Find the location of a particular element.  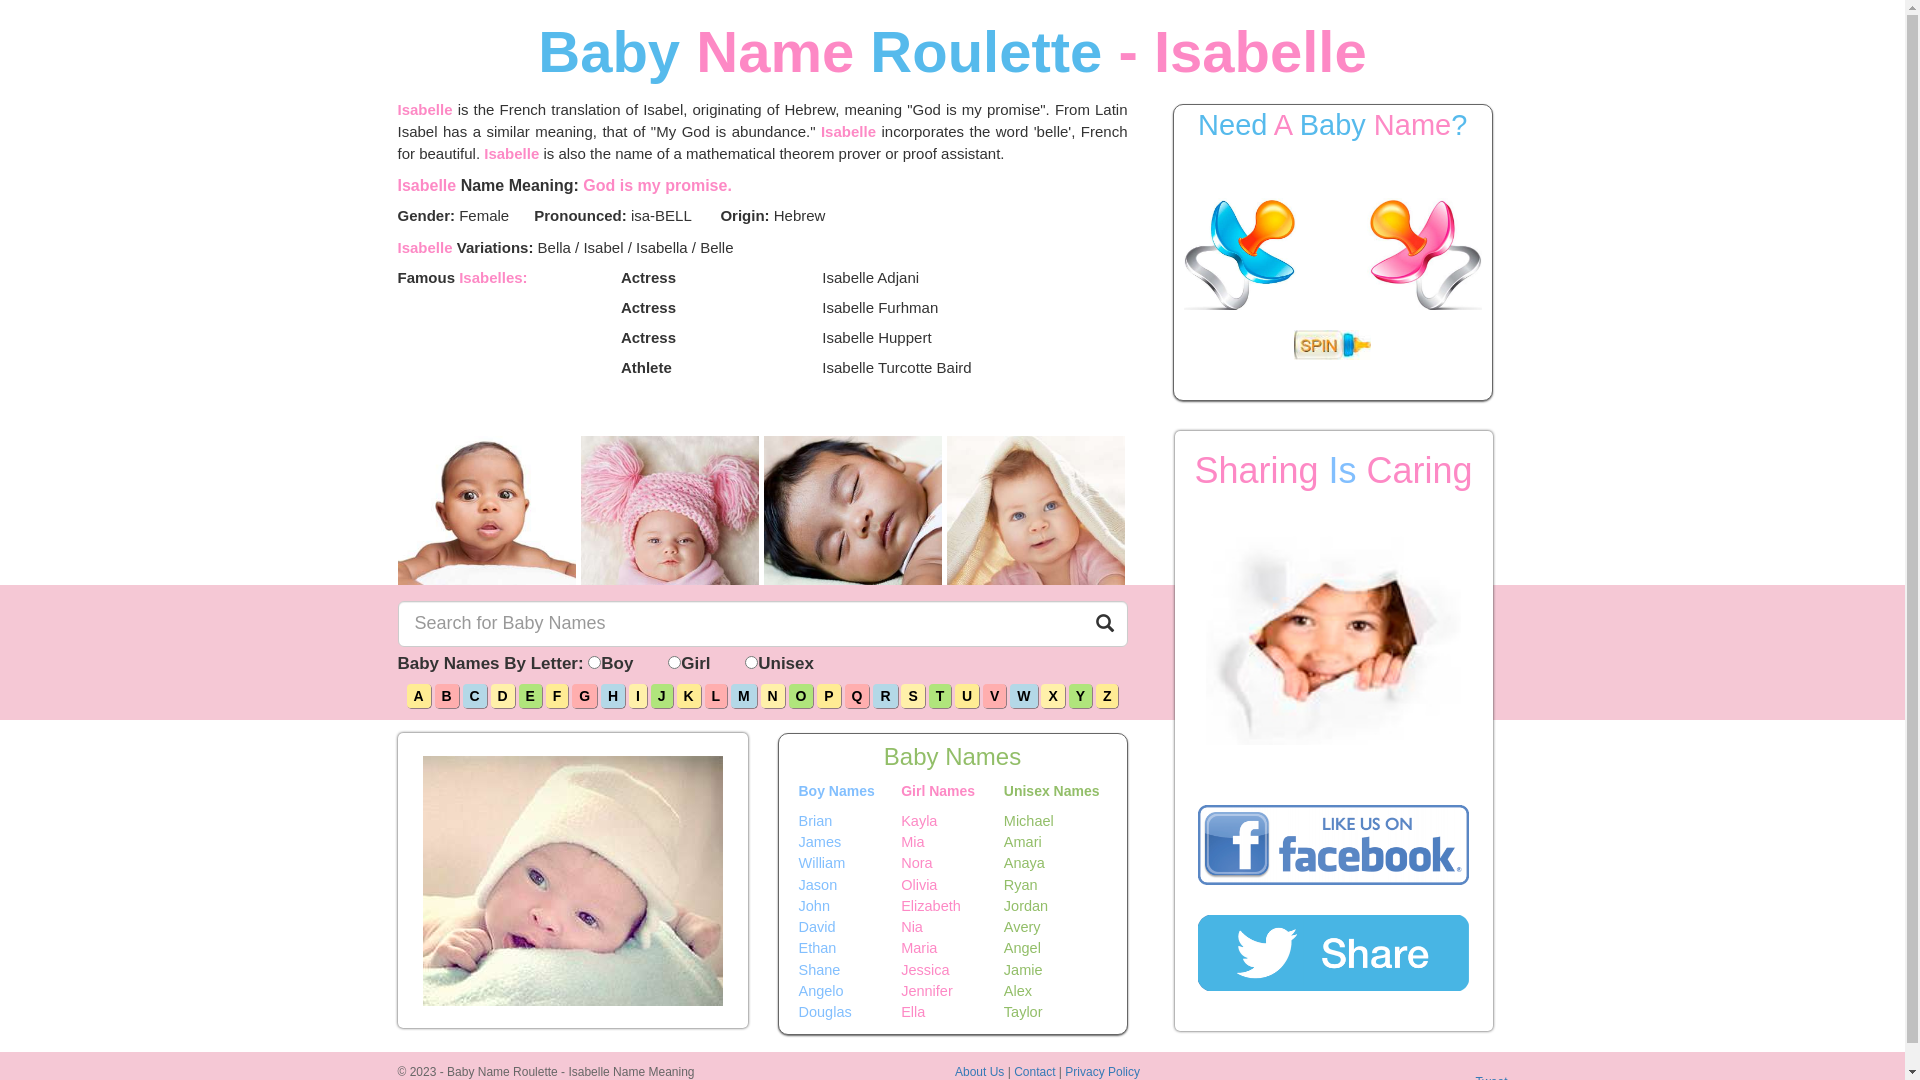

'Elizabeth' is located at coordinates (951, 906).